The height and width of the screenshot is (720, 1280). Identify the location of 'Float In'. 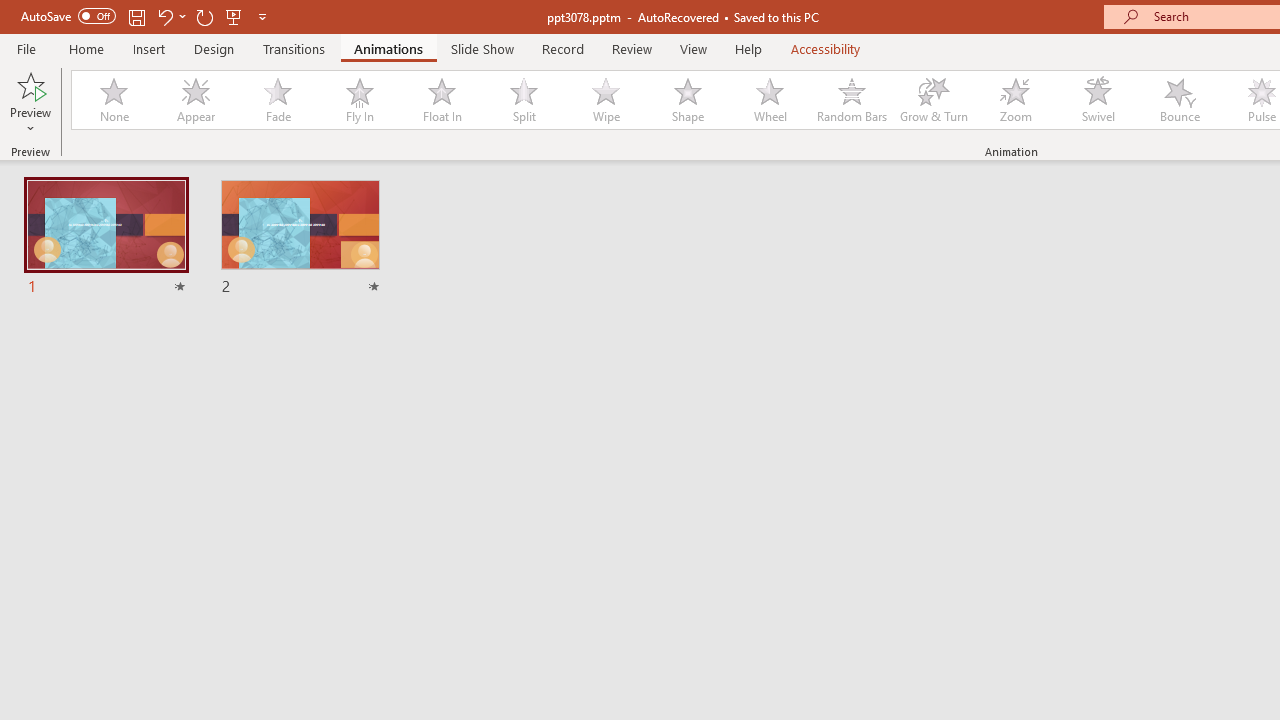
(440, 100).